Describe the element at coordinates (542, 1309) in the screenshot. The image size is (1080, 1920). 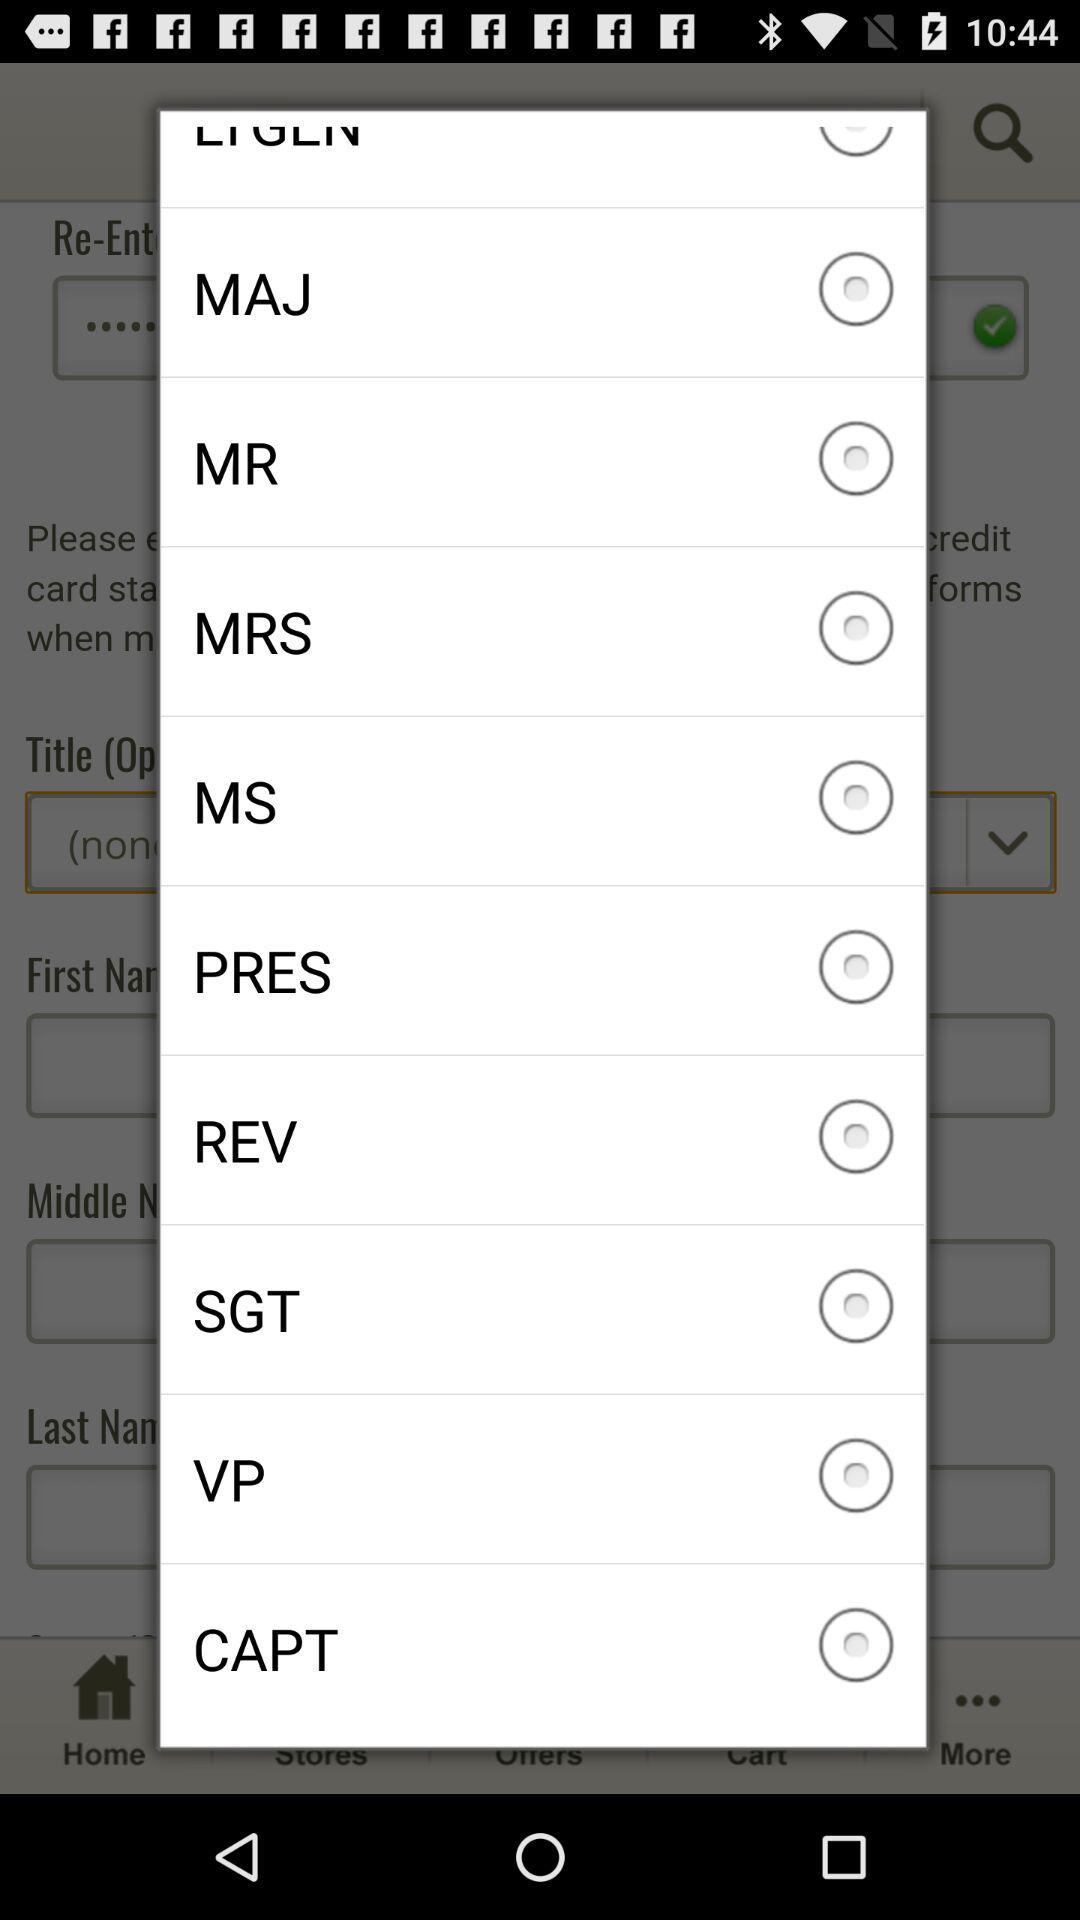
I see `the item above vp` at that location.